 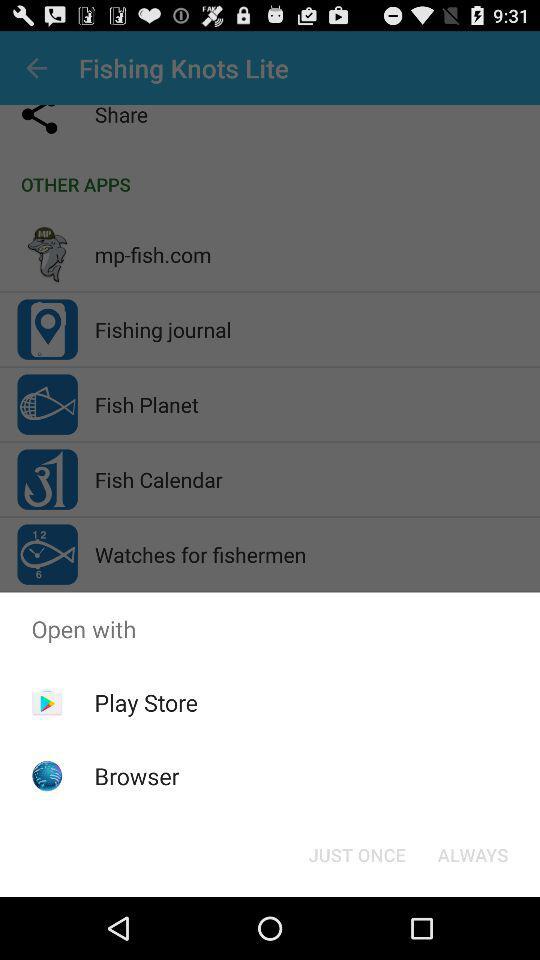 I want to click on the button to the left of the always icon, so click(x=356, y=853).